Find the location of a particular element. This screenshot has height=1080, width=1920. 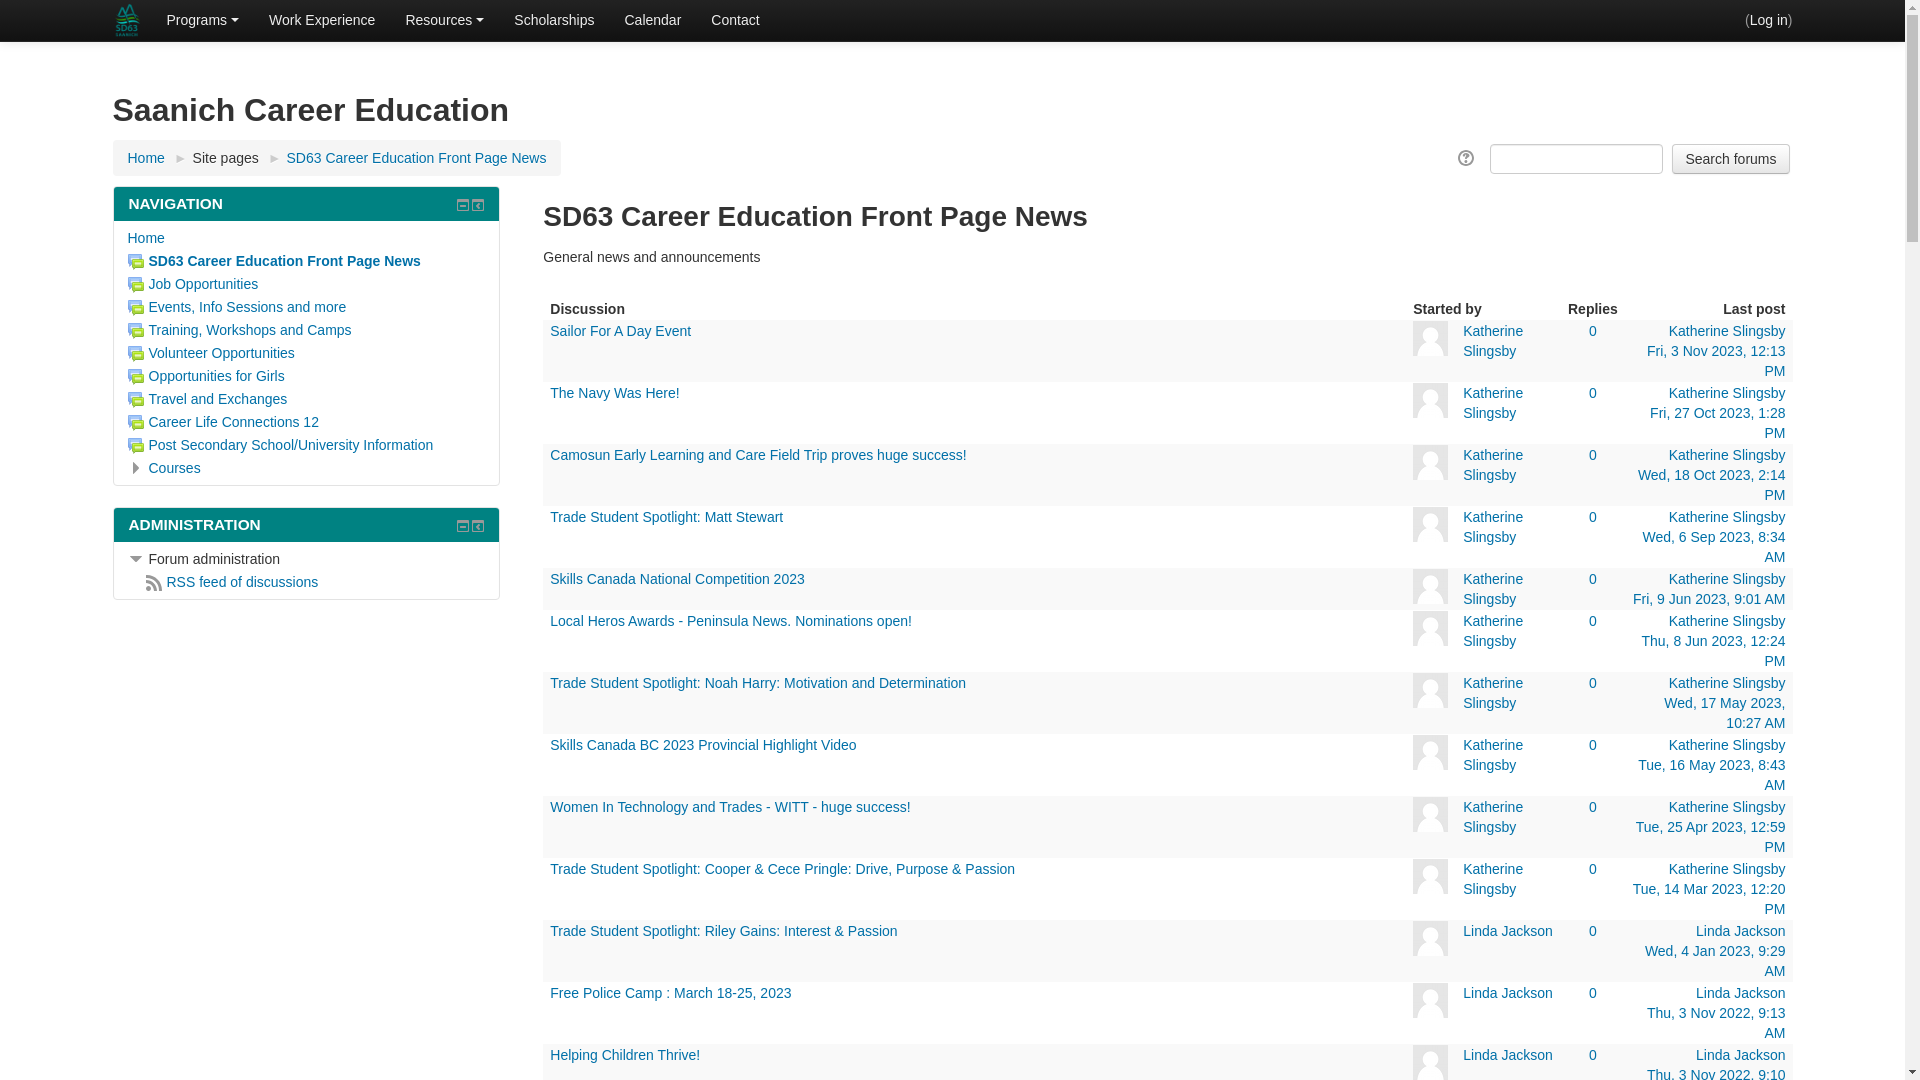

'Linda Jackson' is located at coordinates (1507, 930).